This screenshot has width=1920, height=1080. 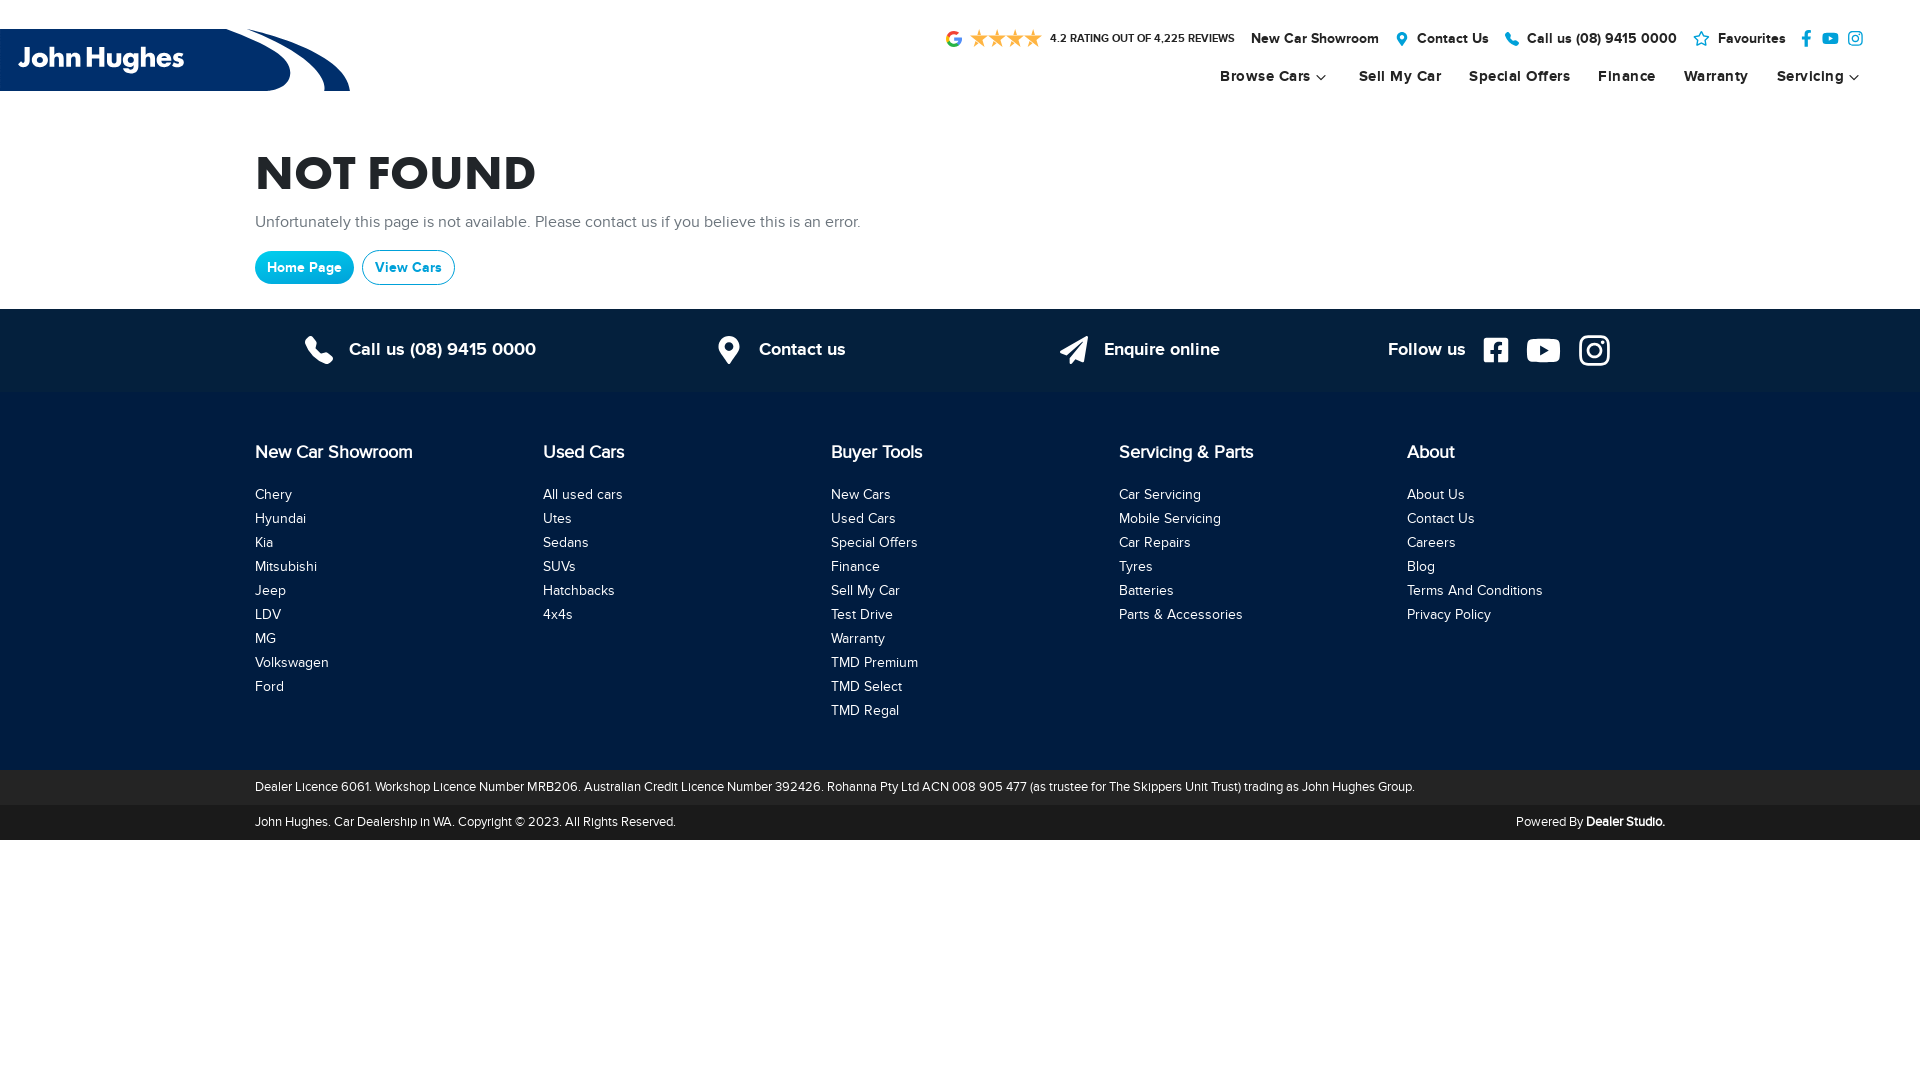 I want to click on 'TMD Premium', so click(x=874, y=662).